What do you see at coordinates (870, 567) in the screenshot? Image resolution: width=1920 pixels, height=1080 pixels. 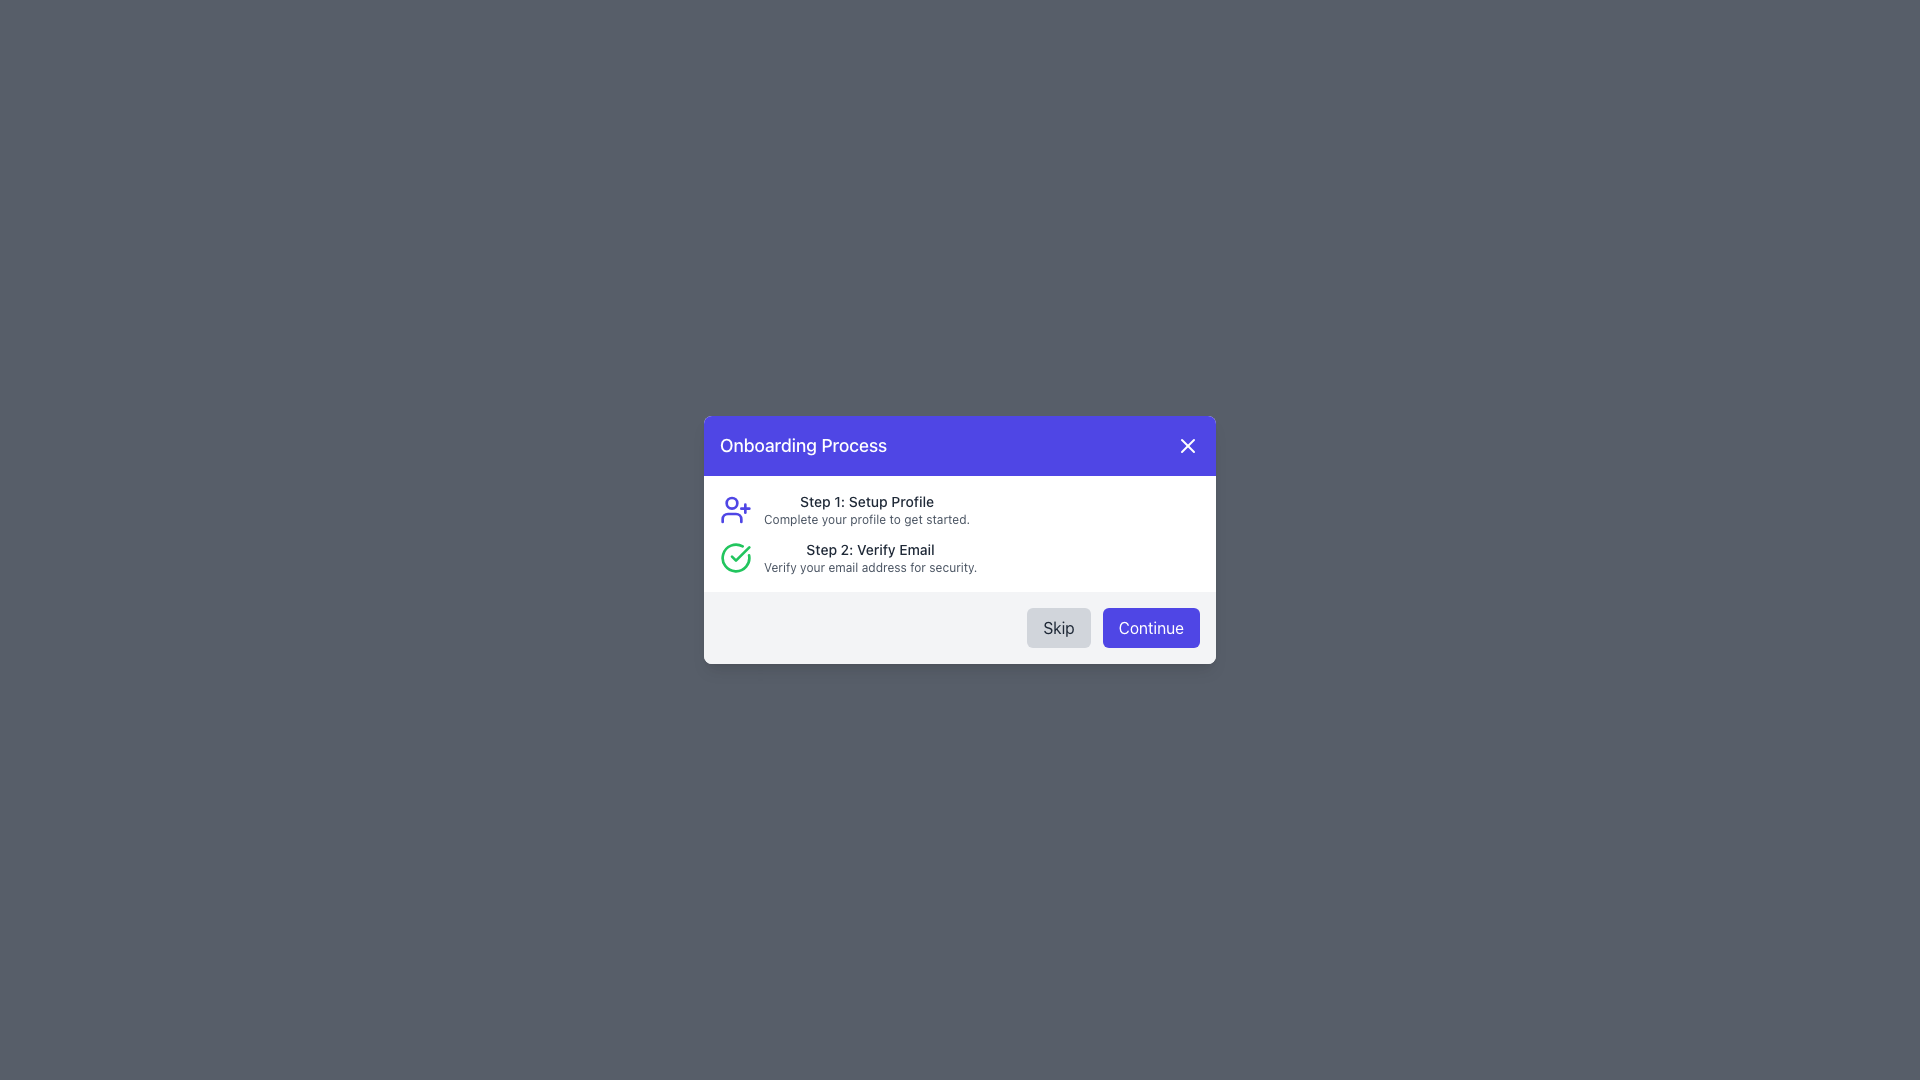 I see `the text label that contains the phrase 'Verify your email address for security.', which is styled as auxiliary instruction text located below the 'Step 2: Verify Email' header in the confirmation step UI component of the modal dialog` at bounding box center [870, 567].